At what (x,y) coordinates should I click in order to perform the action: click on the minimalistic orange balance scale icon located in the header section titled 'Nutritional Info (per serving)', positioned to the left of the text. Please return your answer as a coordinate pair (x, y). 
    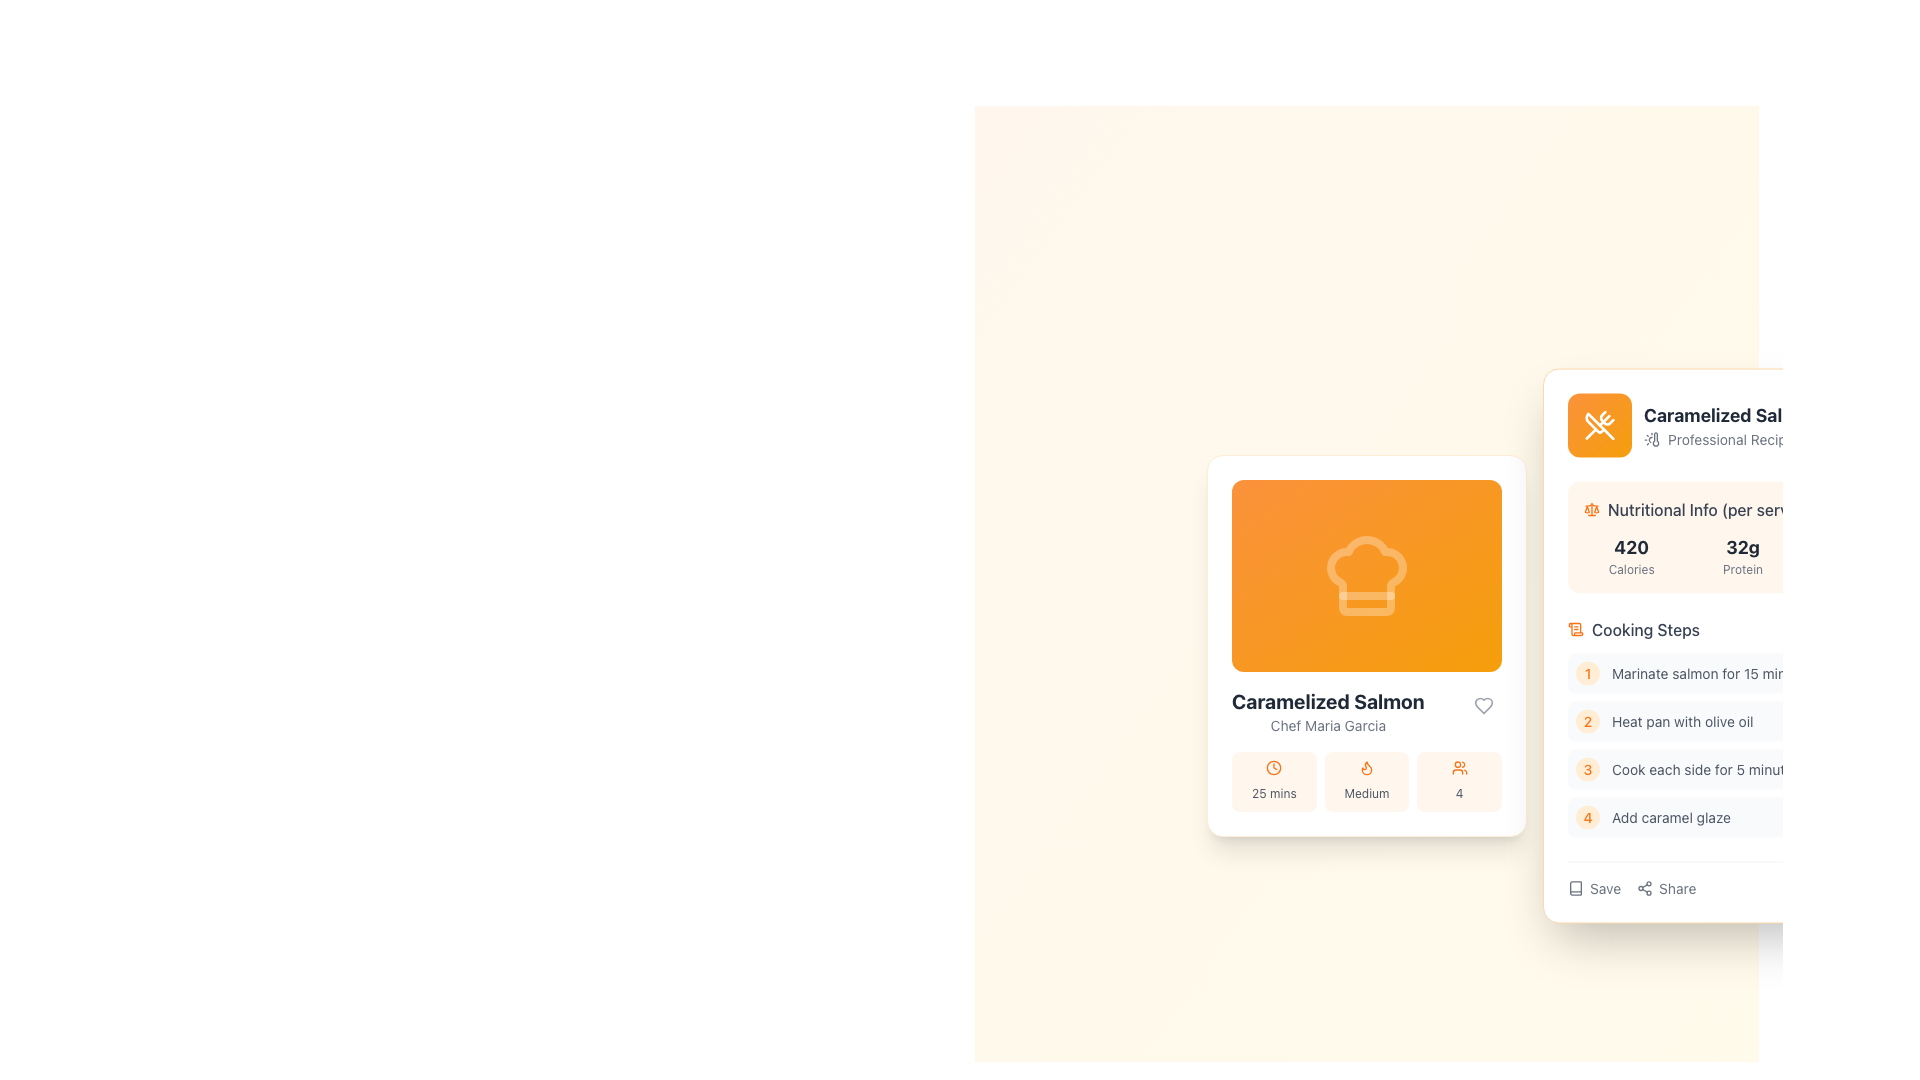
    Looking at the image, I should click on (1591, 508).